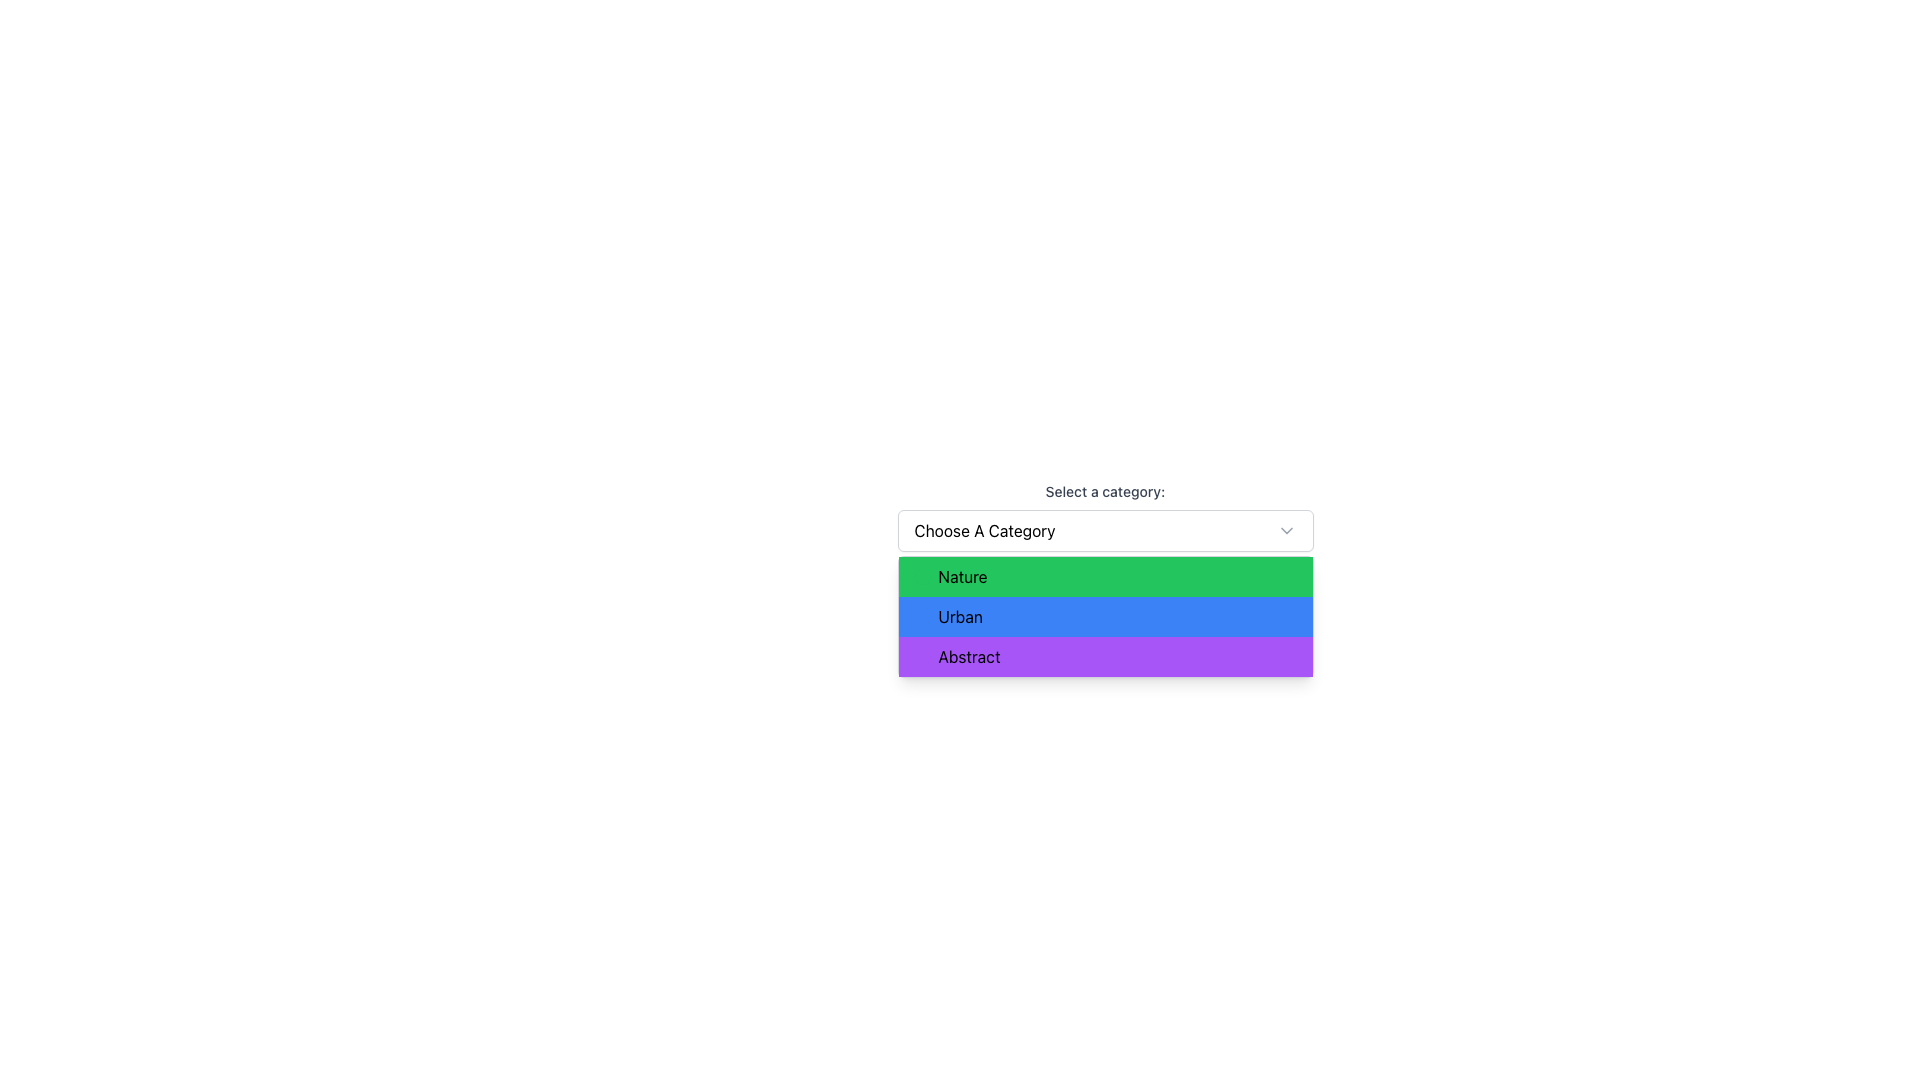 The height and width of the screenshot is (1080, 1920). Describe the element at coordinates (1104, 515) in the screenshot. I see `the dropdown menu labeled 'Select a category:'` at that location.